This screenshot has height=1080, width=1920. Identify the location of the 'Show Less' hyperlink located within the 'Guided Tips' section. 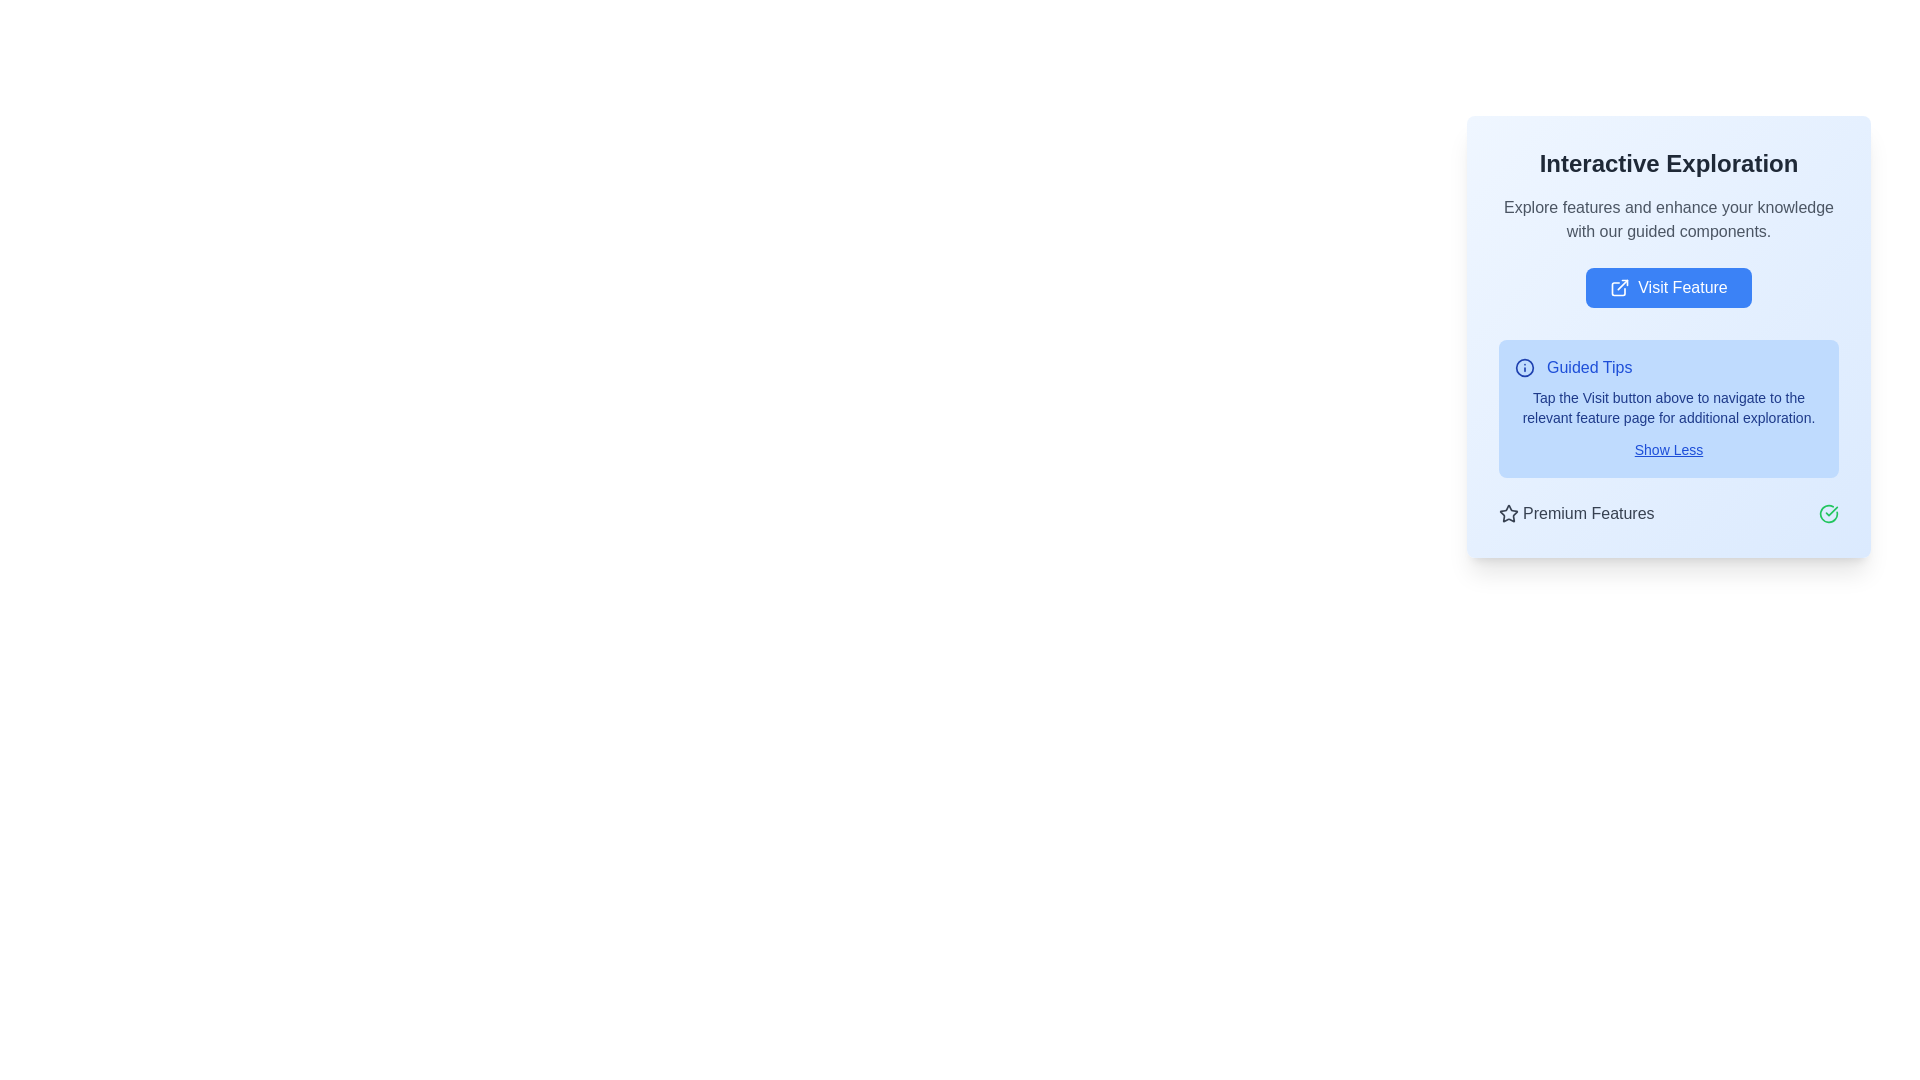
(1669, 450).